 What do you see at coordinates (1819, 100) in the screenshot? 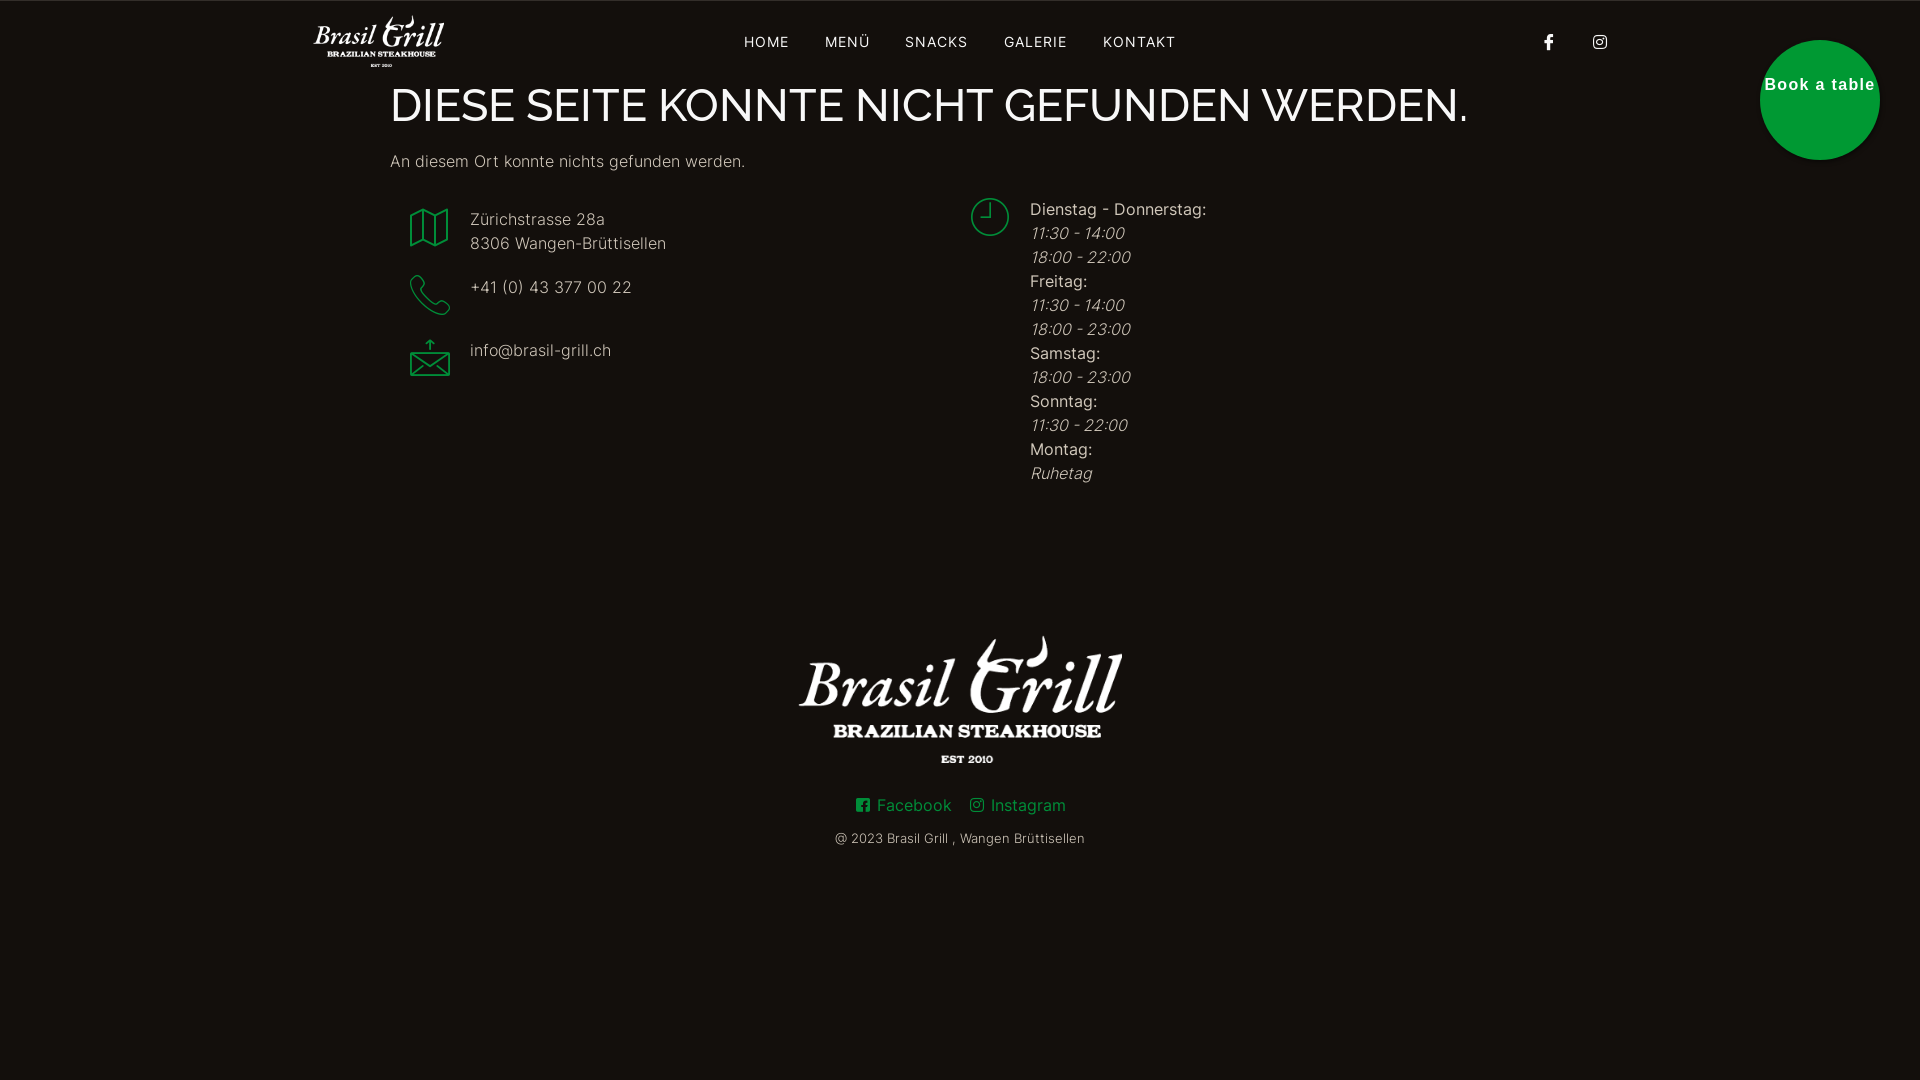
I see `'Book a table'` at bounding box center [1819, 100].